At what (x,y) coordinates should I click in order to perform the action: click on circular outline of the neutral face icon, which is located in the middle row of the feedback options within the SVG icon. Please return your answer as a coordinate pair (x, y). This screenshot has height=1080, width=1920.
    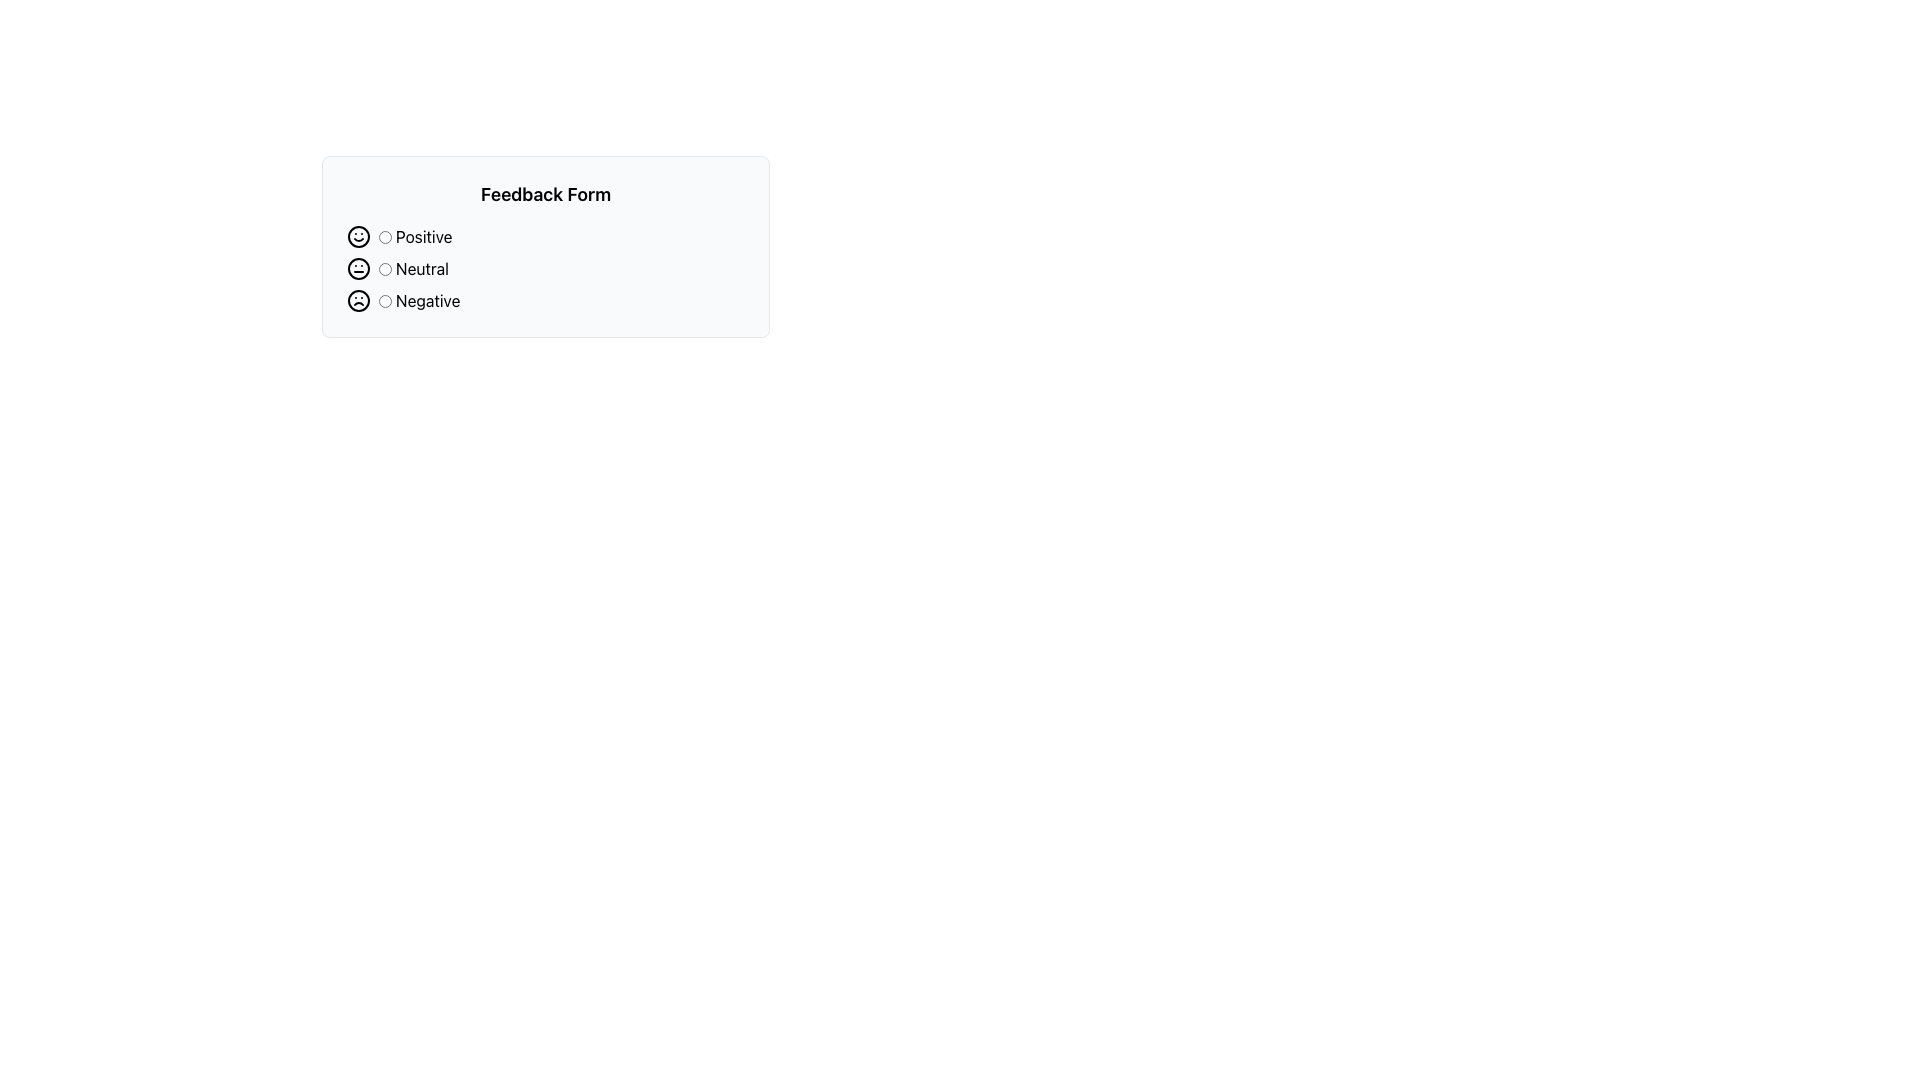
    Looking at the image, I should click on (359, 268).